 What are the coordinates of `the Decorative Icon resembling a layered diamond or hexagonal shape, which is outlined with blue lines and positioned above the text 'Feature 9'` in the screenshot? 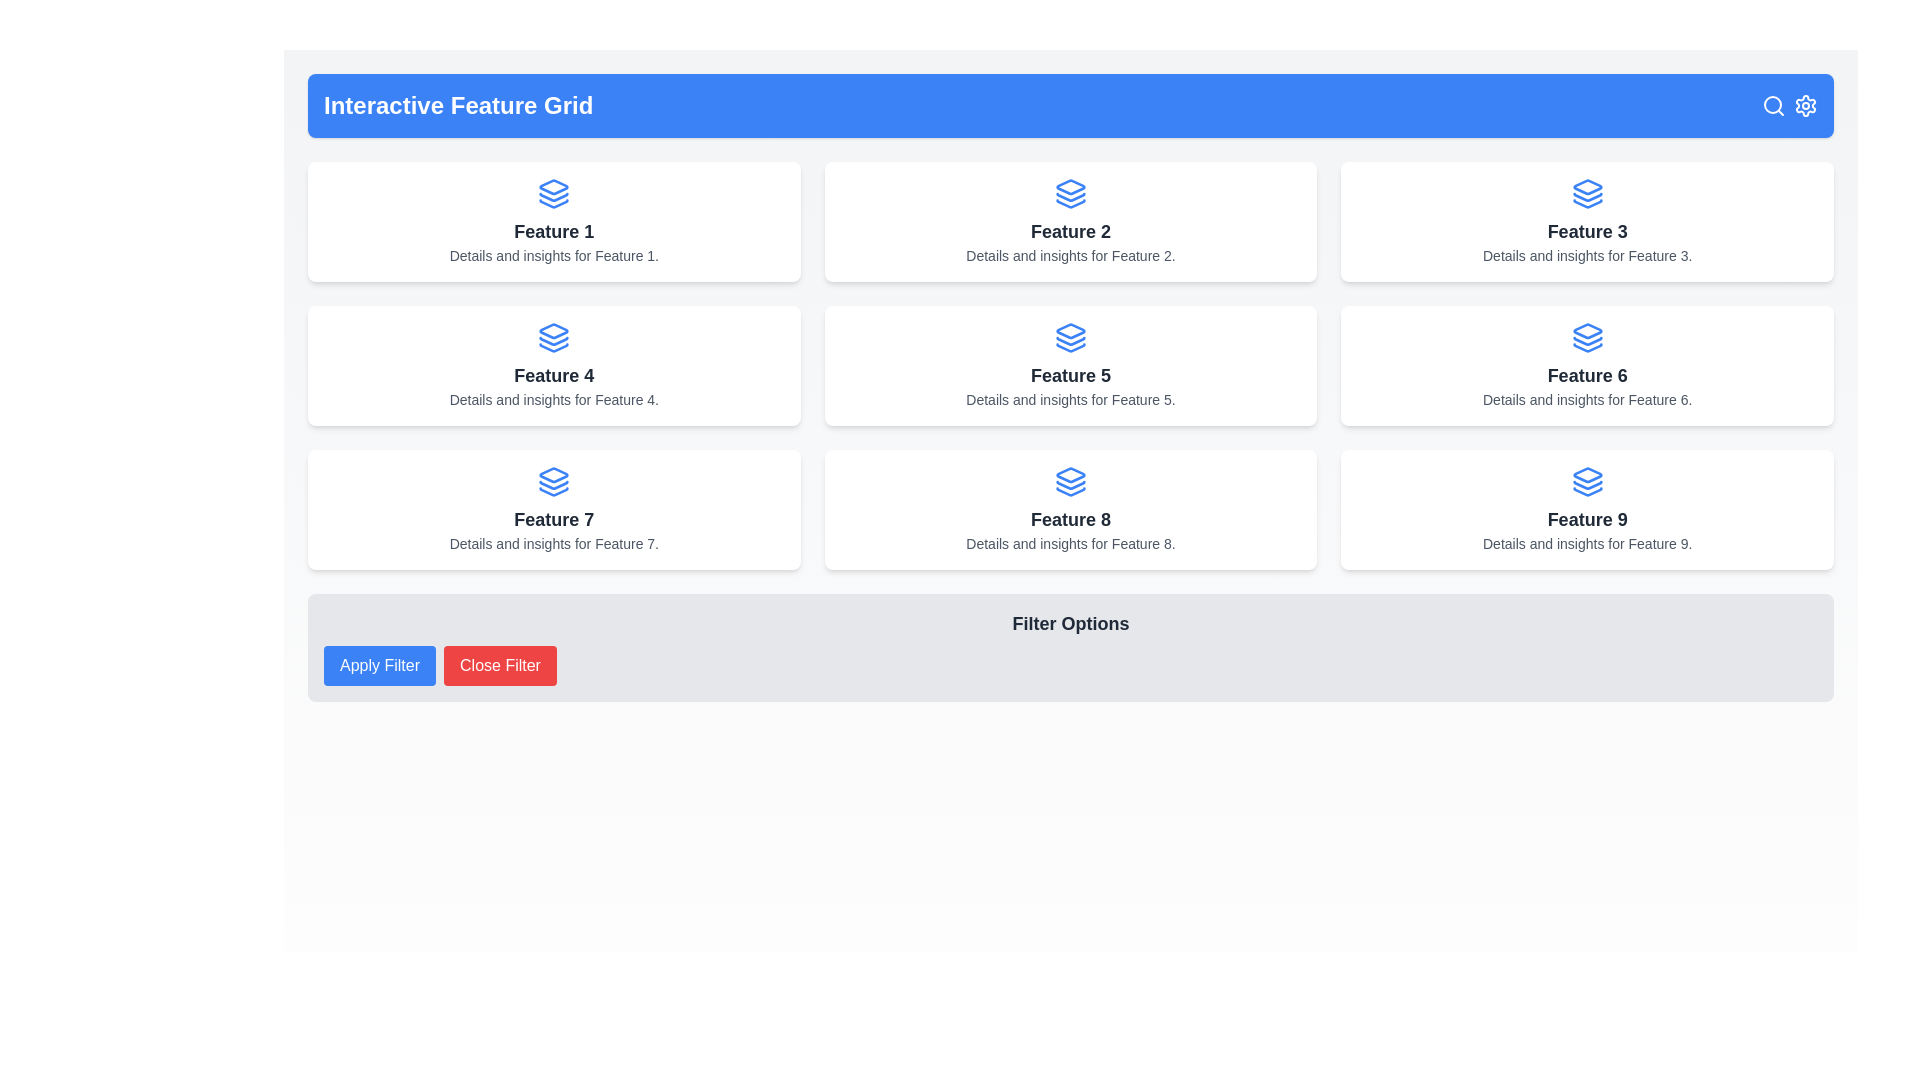 It's located at (1586, 475).